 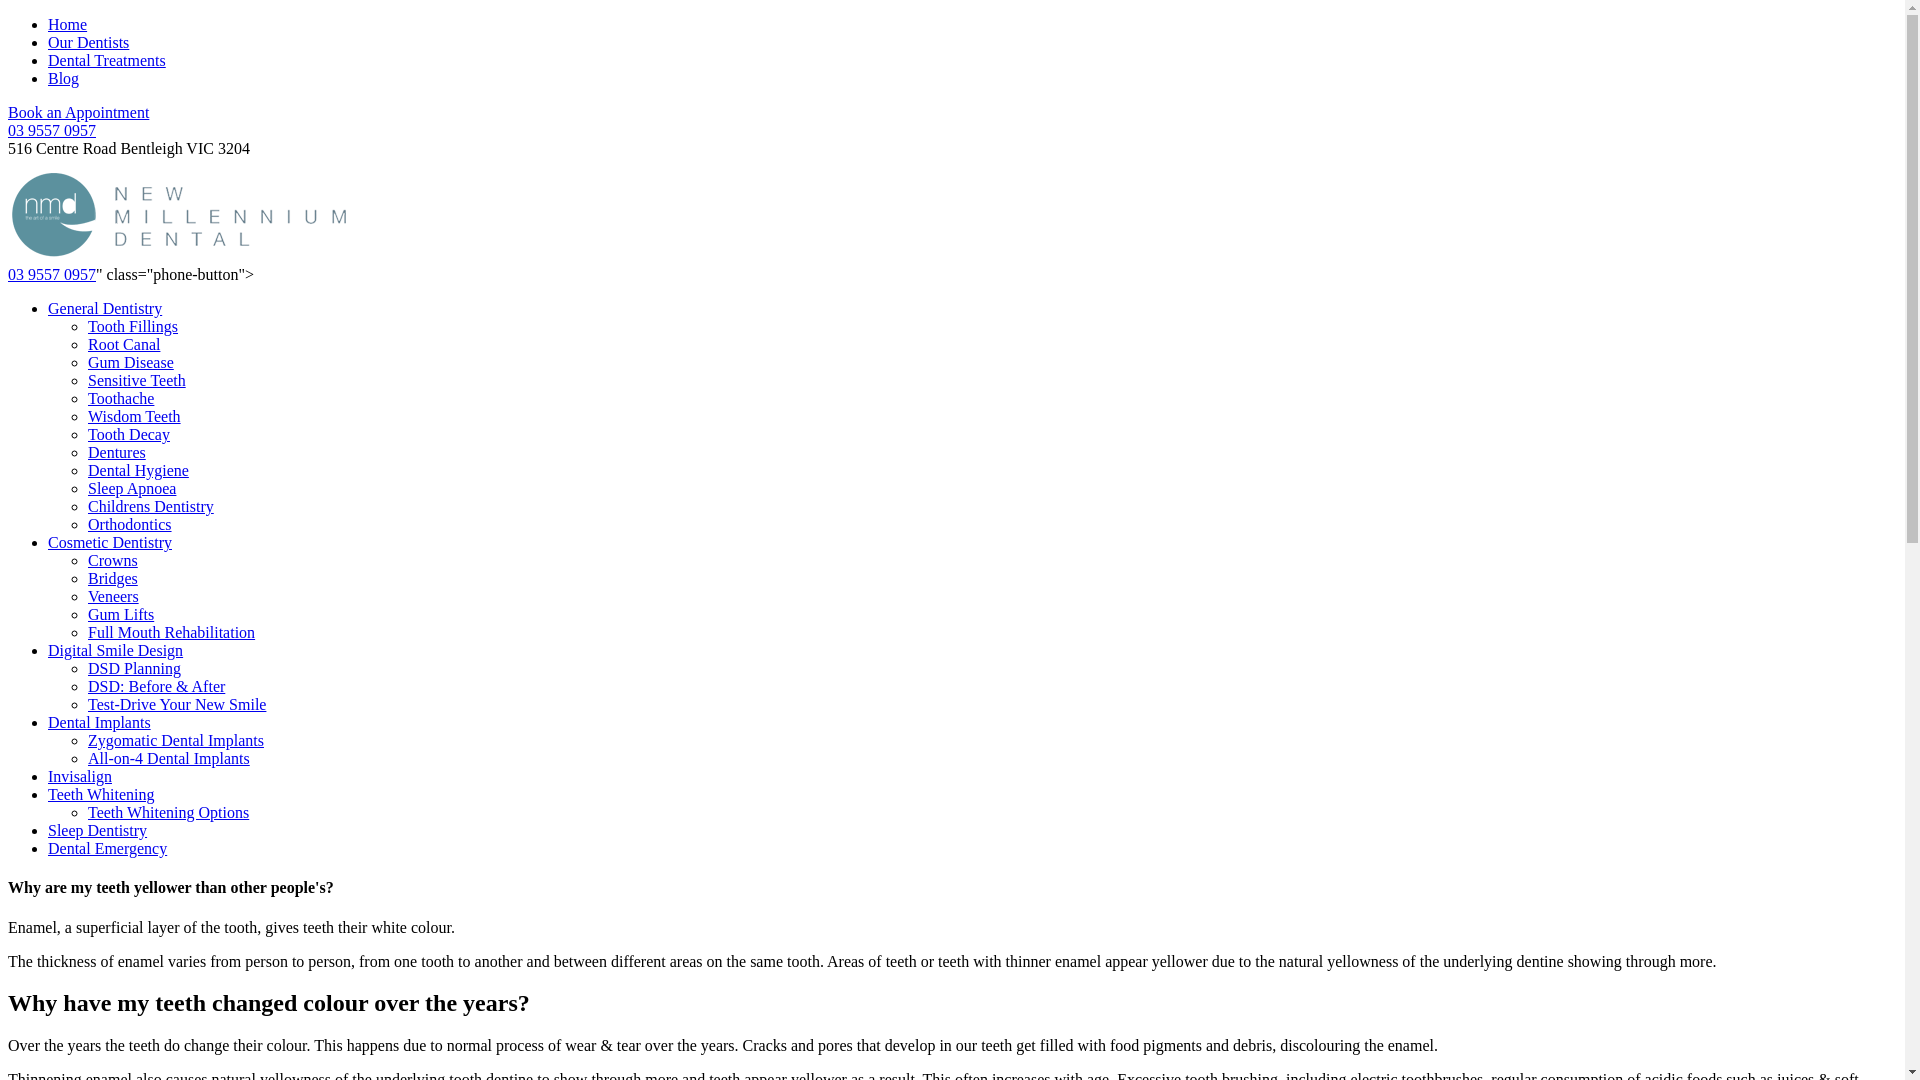 I want to click on 'Wisdom Teeth', so click(x=133, y=415).